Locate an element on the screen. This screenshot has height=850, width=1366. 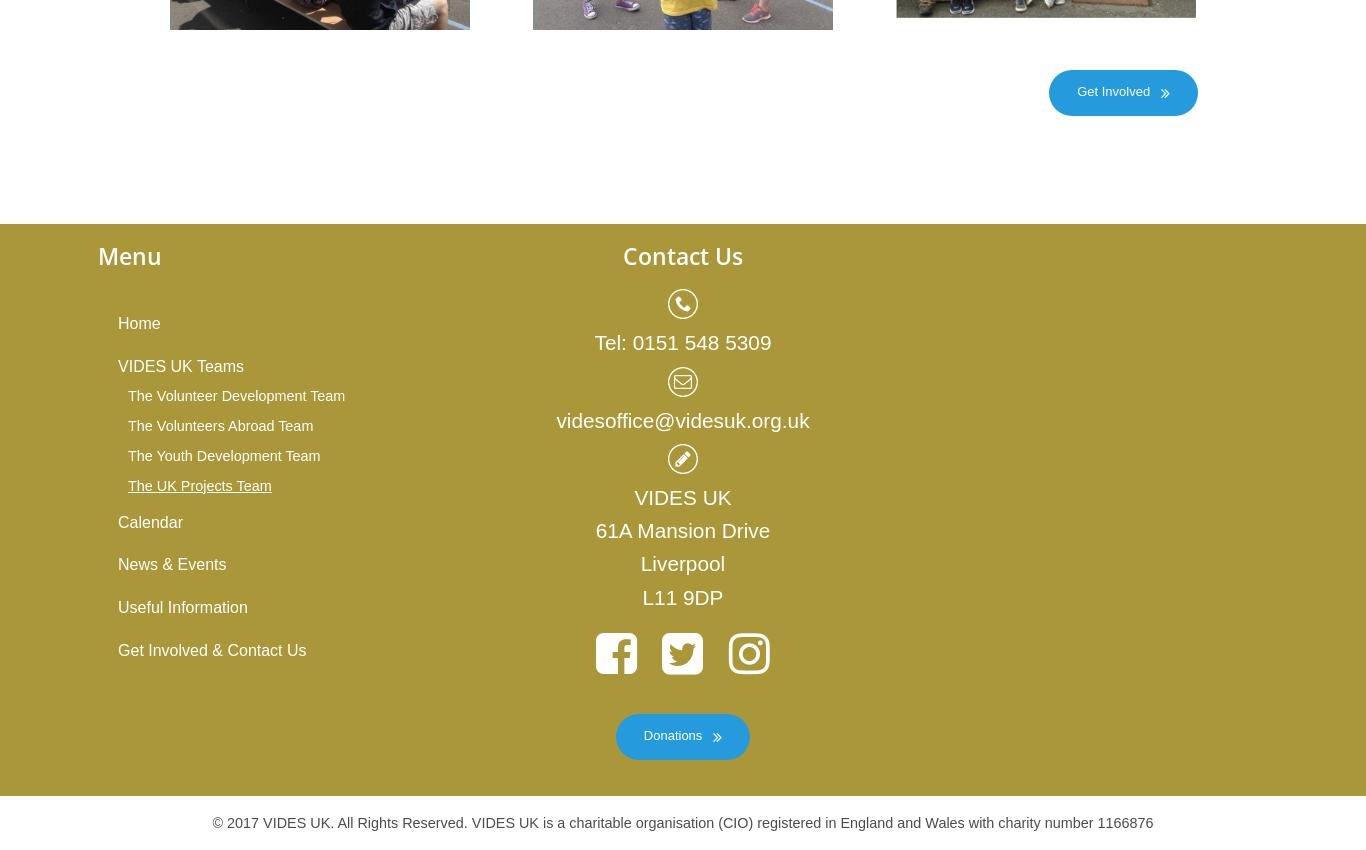
'61A Mansion Drive' is located at coordinates (681, 529).